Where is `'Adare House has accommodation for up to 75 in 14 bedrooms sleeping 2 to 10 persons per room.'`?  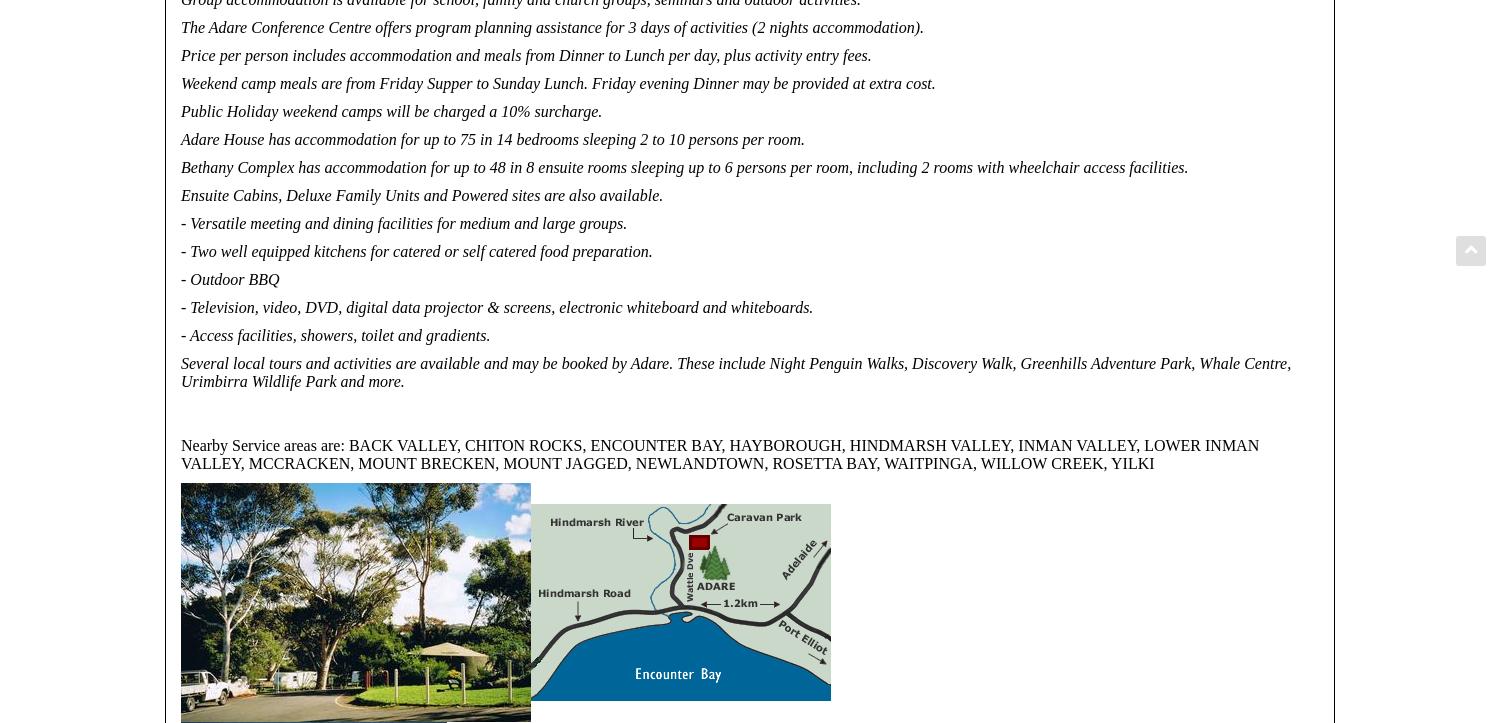 'Adare House has accommodation for up to 75 in 14 bedrooms sleeping 2 to 10 persons per room.' is located at coordinates (181, 138).